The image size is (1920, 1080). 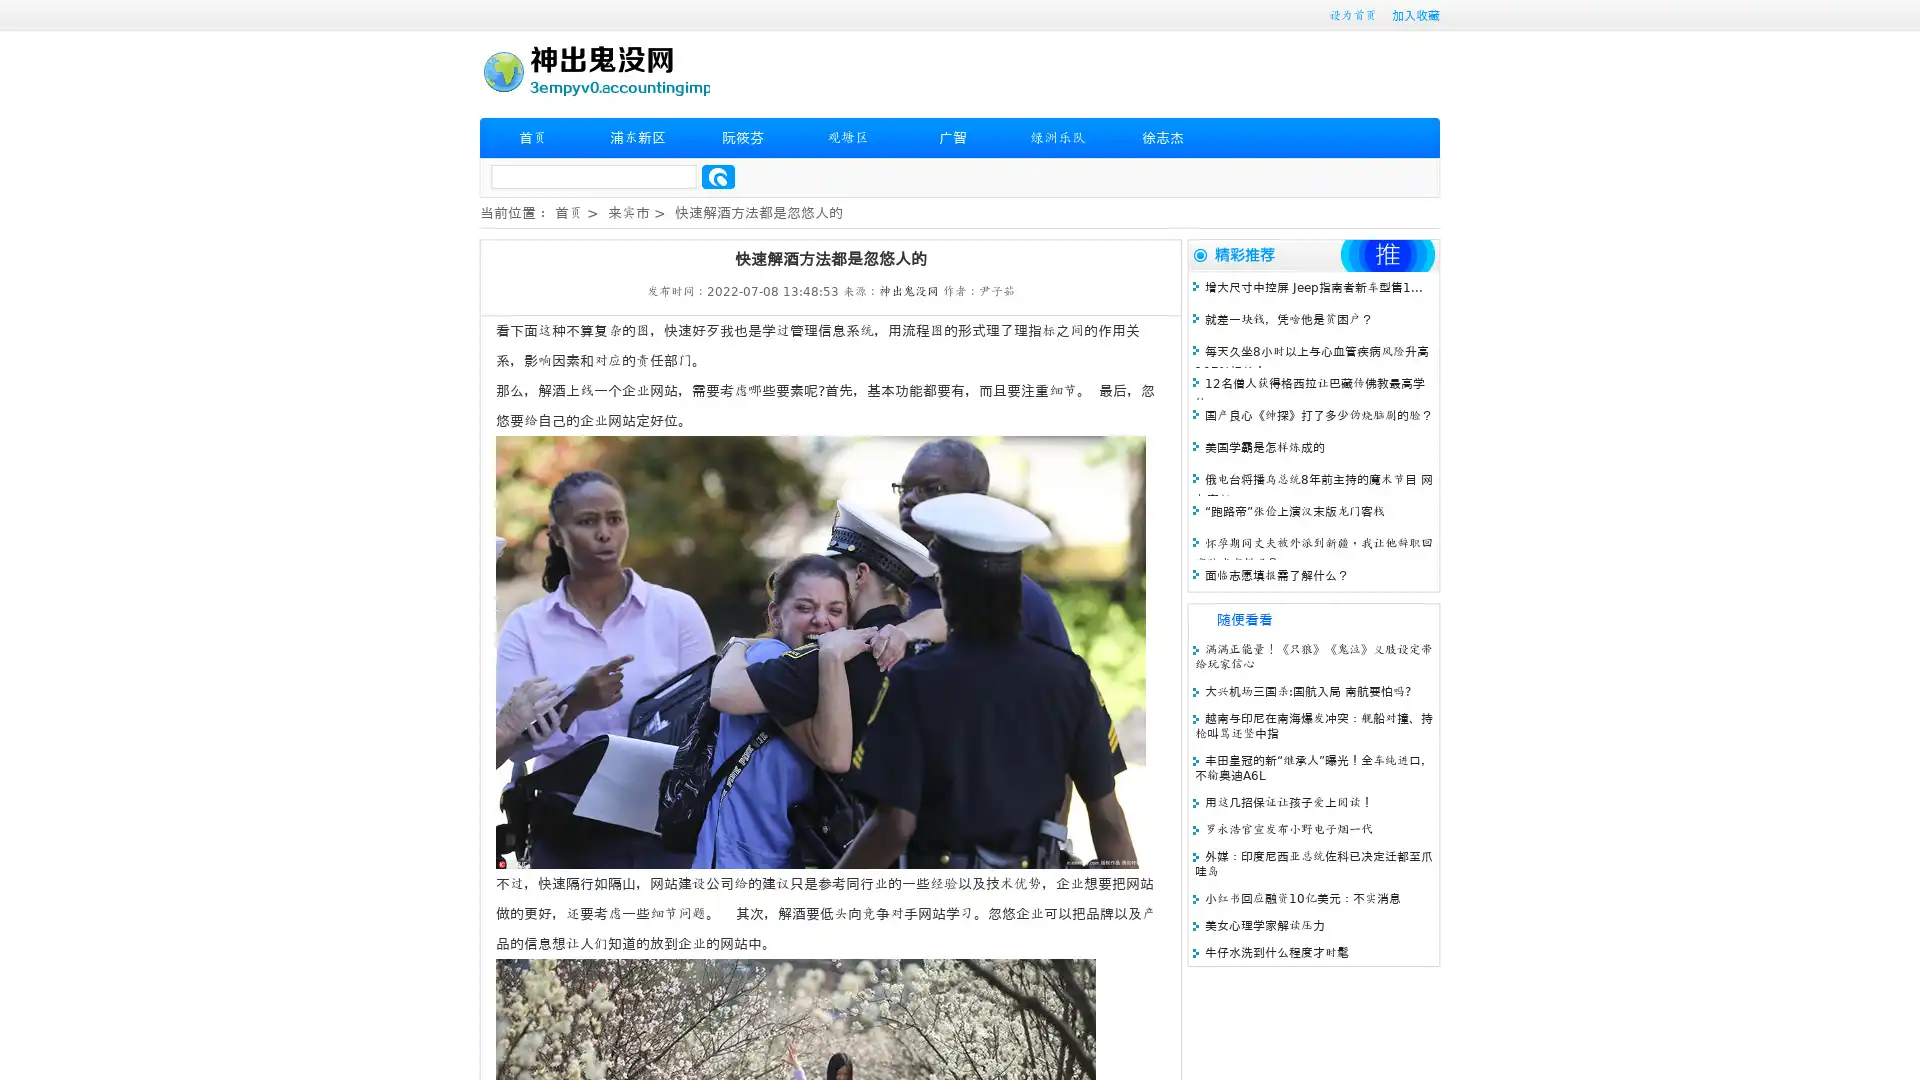 What do you see at coordinates (718, 176) in the screenshot?
I see `Search` at bounding box center [718, 176].